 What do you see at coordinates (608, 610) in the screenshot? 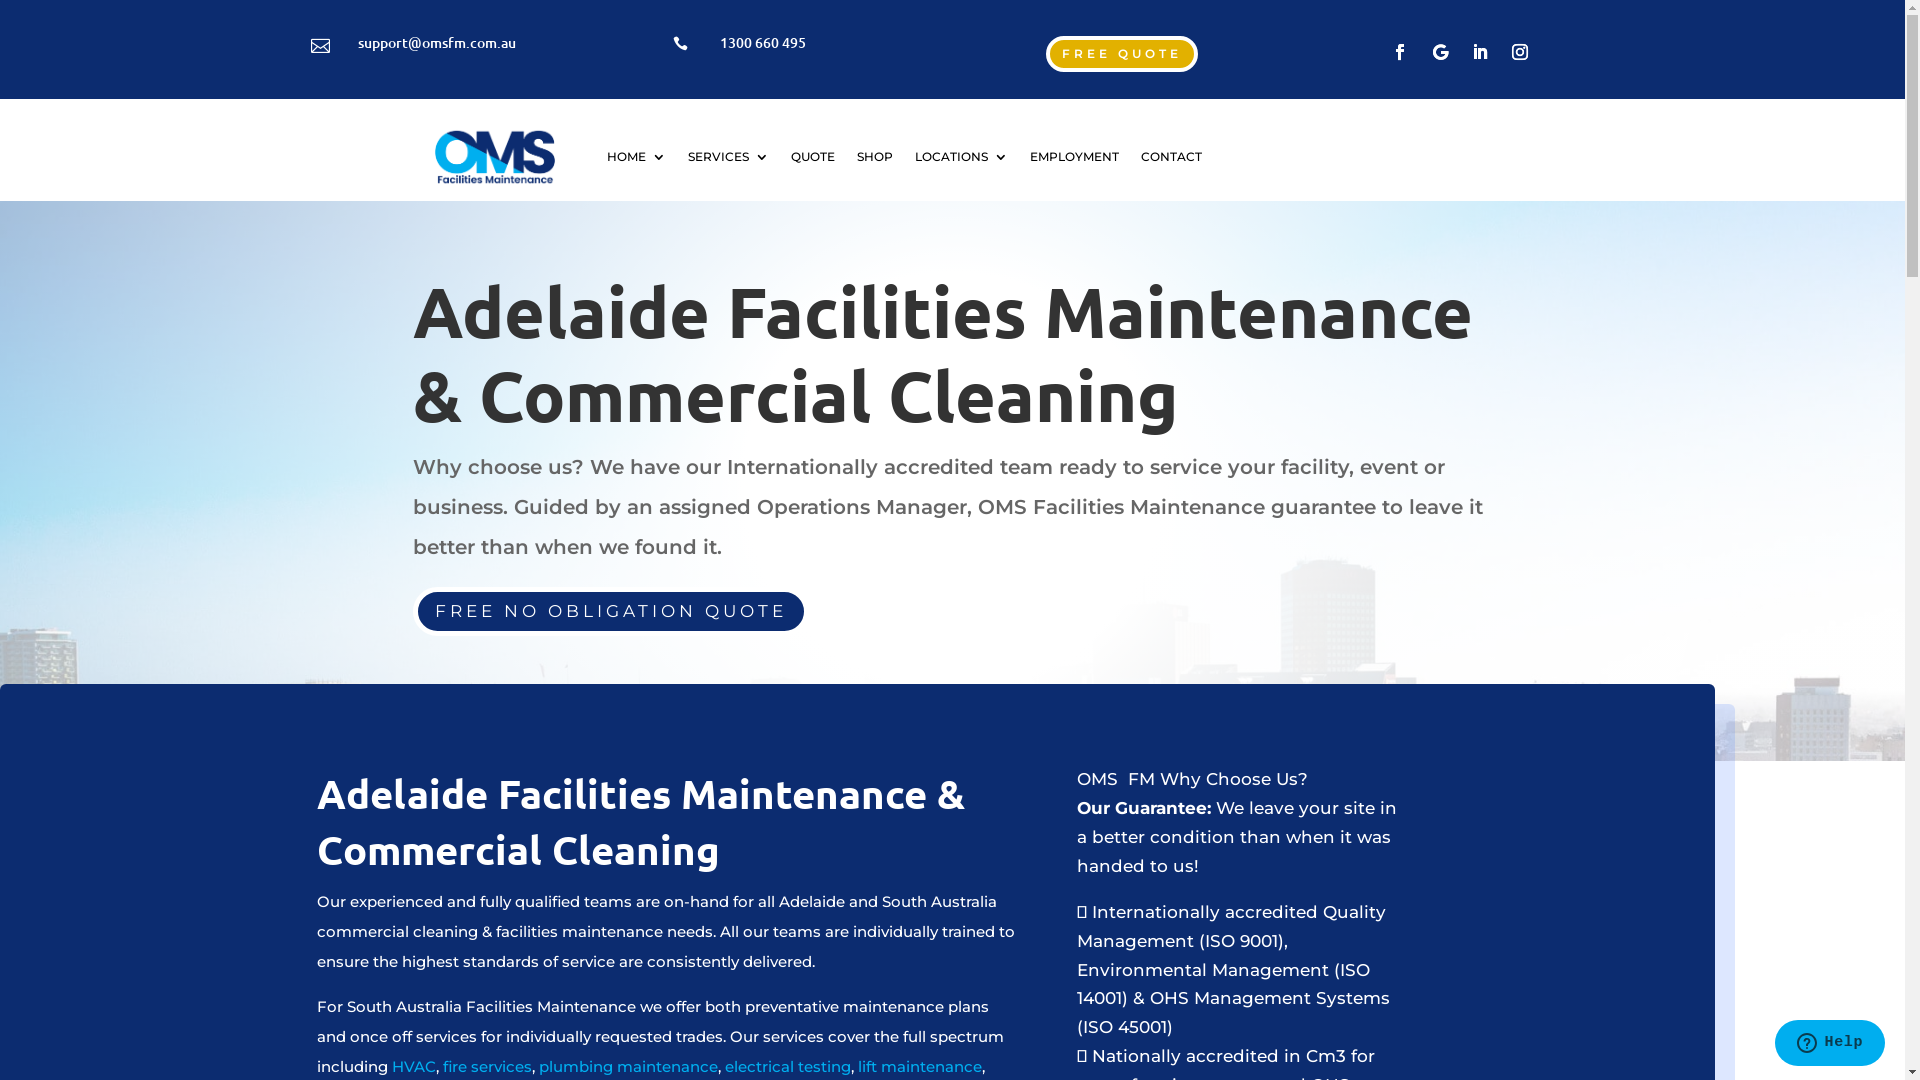
I see `'FREE NO OBLIGATION QUOTE'` at bounding box center [608, 610].